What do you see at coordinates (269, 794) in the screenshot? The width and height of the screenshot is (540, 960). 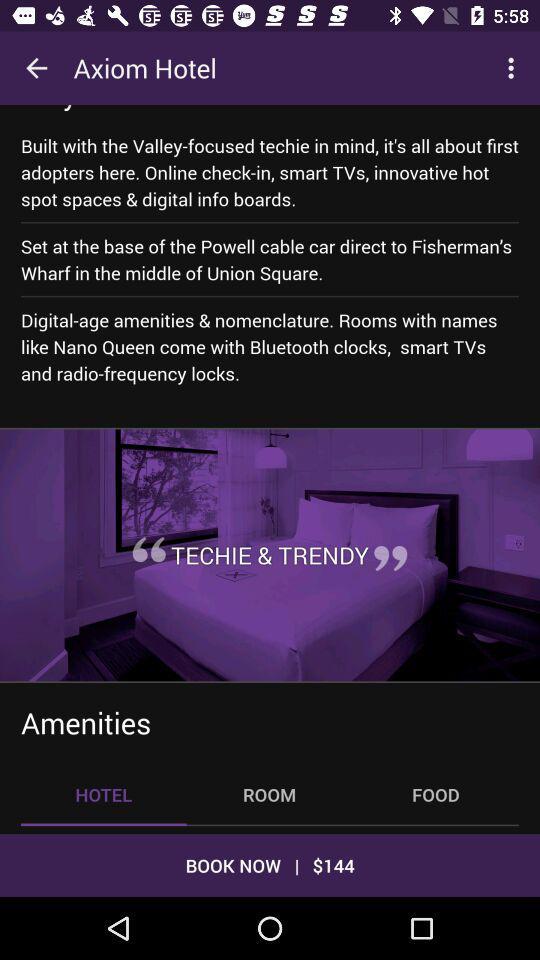 I see `icon to the right of the hotel` at bounding box center [269, 794].